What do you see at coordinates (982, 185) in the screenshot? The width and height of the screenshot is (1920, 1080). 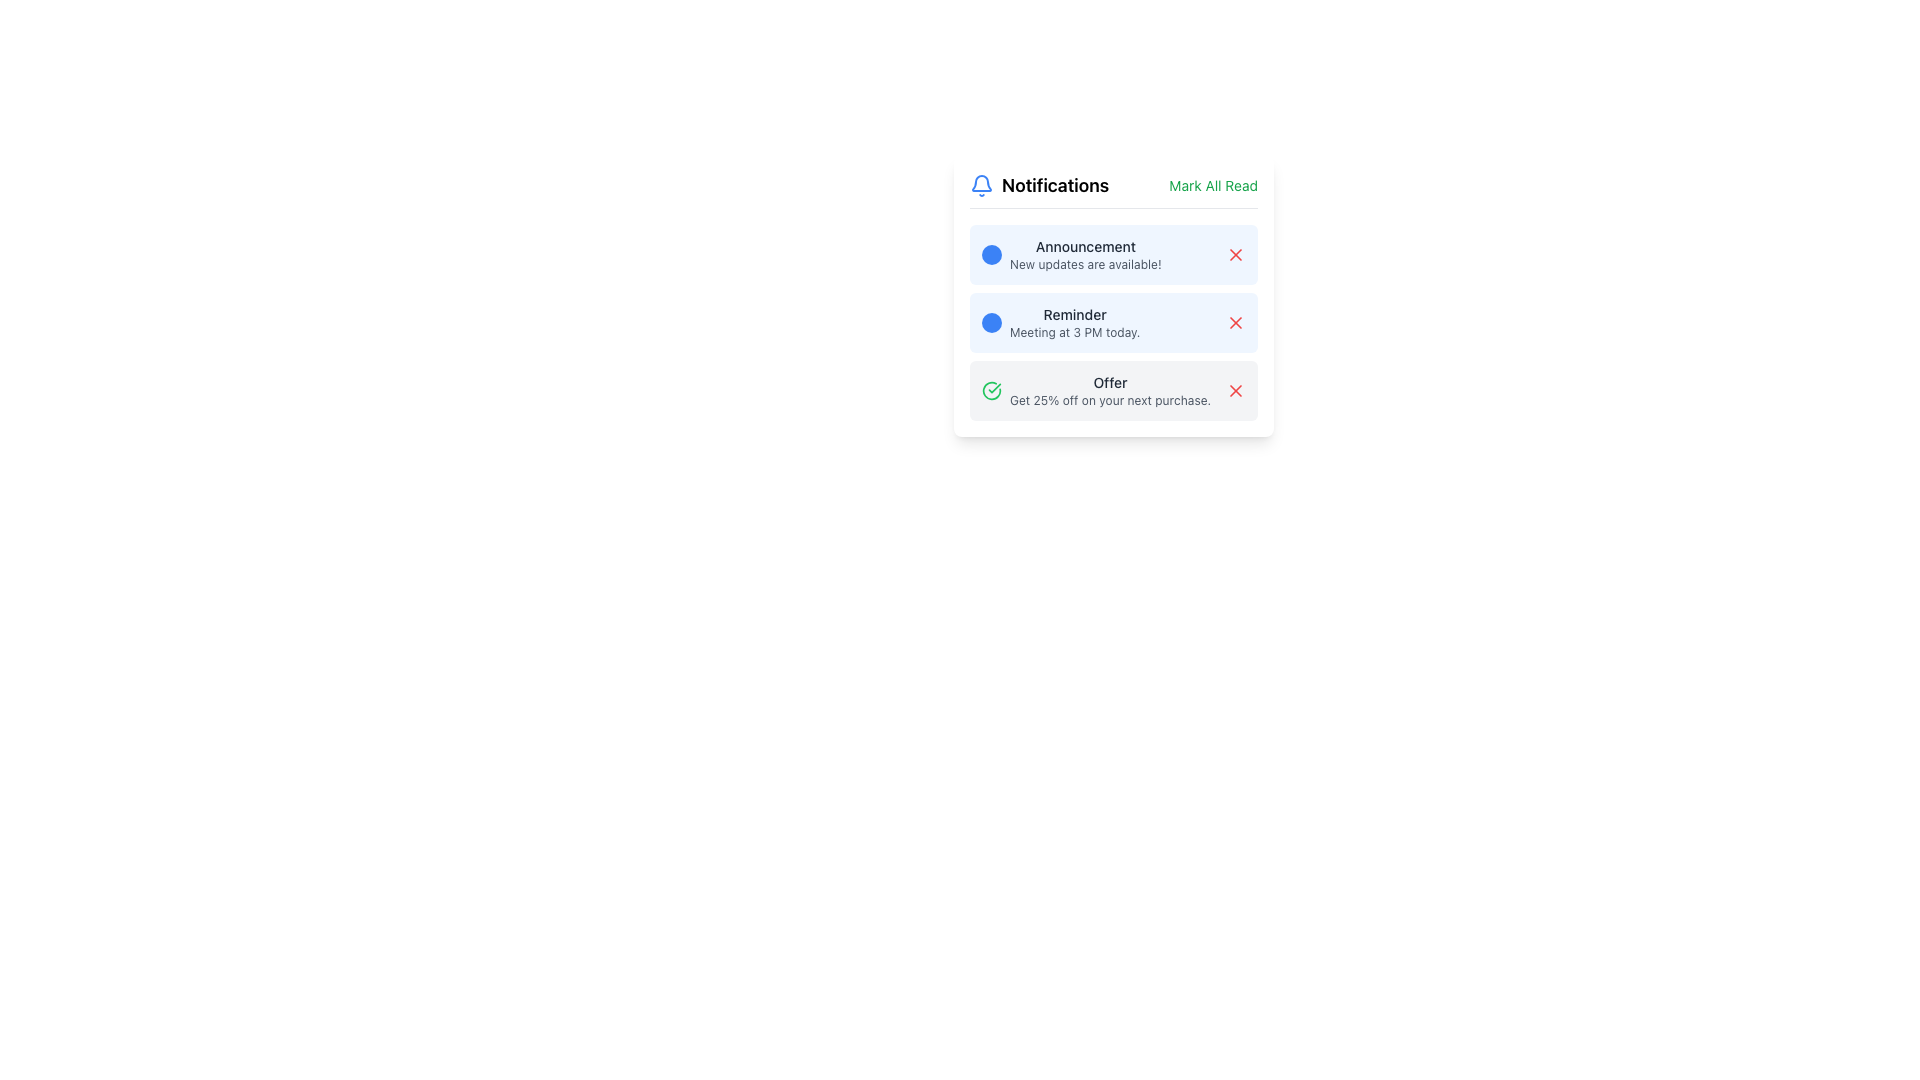 I see `the notifications icon located at the top-left corner of the notifications panel, adjacent to the text 'Notifications'` at bounding box center [982, 185].